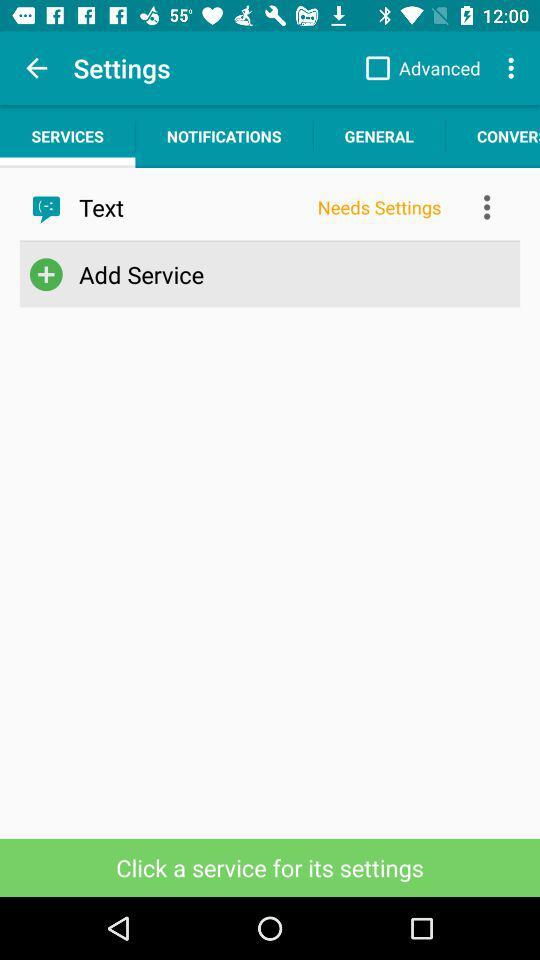  What do you see at coordinates (36, 68) in the screenshot?
I see `the item above the services` at bounding box center [36, 68].